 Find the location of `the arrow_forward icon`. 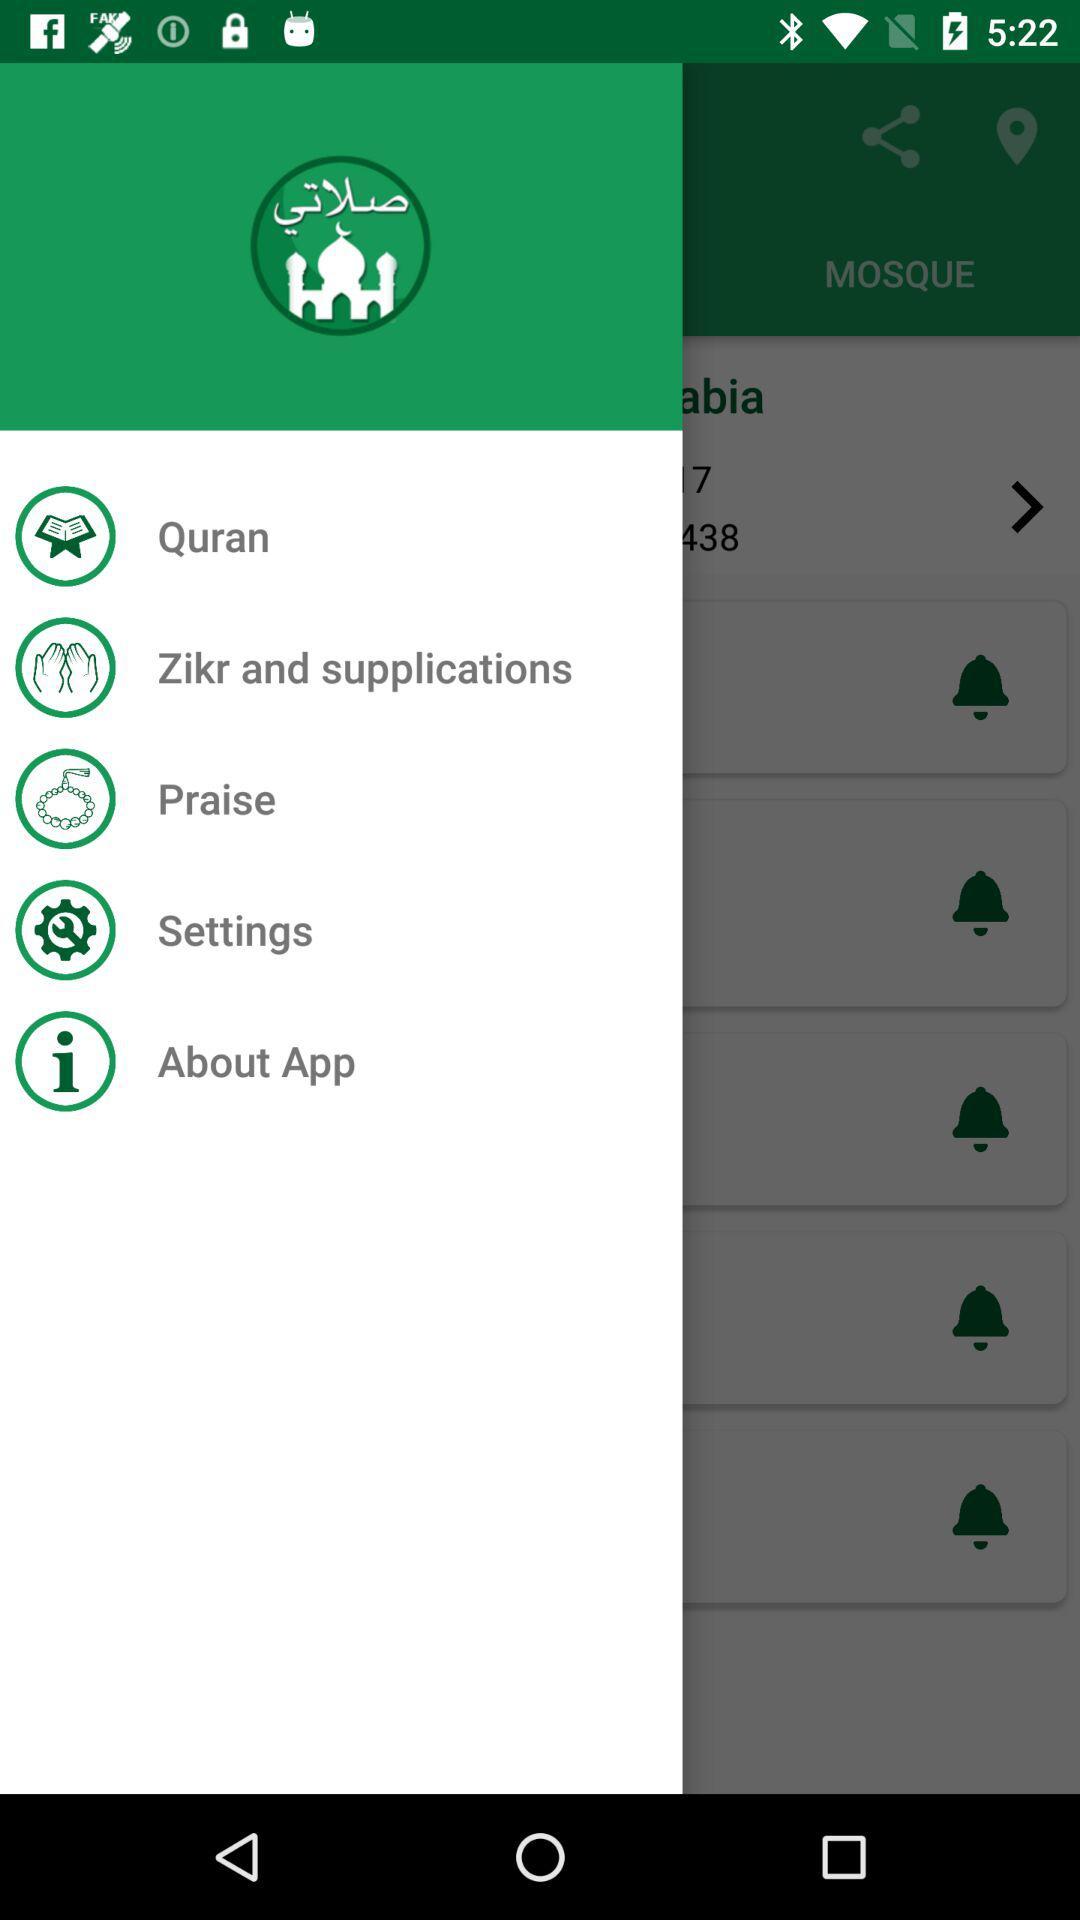

the arrow_forward icon is located at coordinates (1027, 507).